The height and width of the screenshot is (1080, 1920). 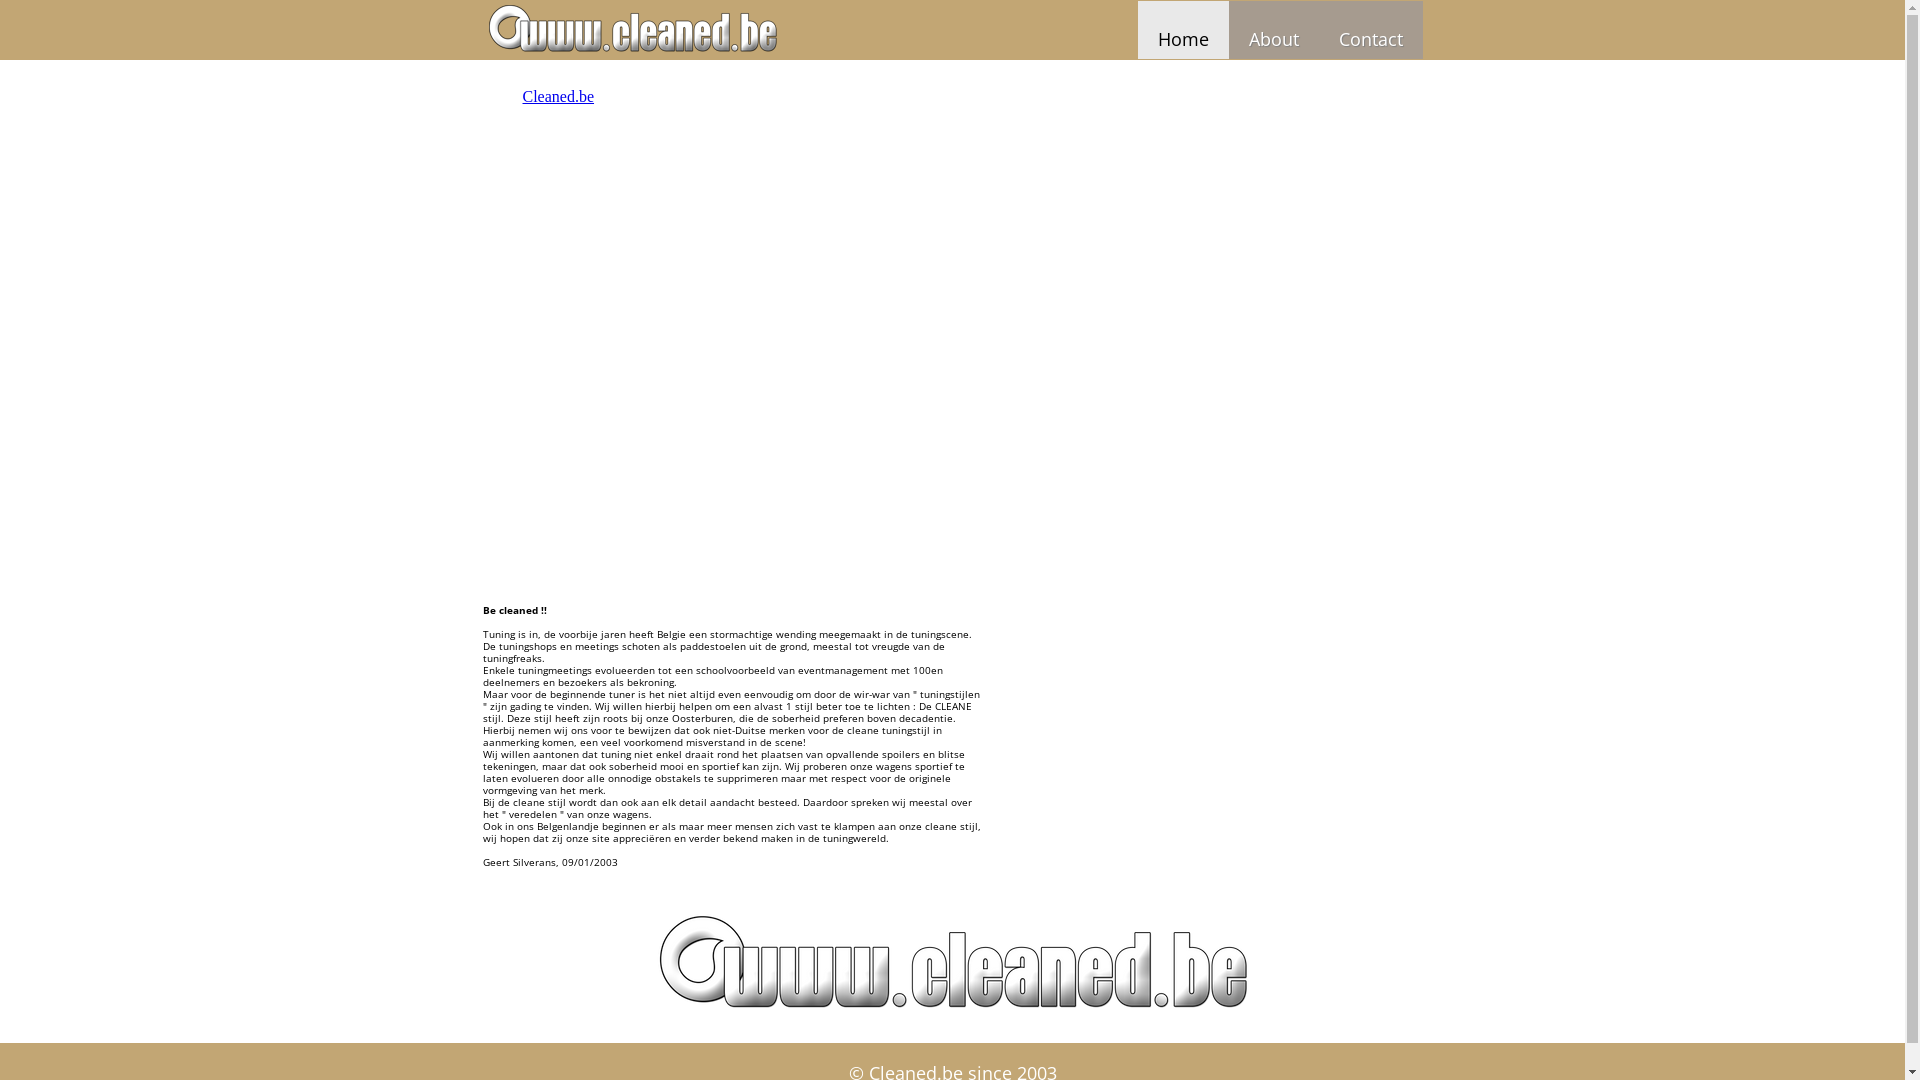 I want to click on 'Contact', so click(x=1368, y=30).